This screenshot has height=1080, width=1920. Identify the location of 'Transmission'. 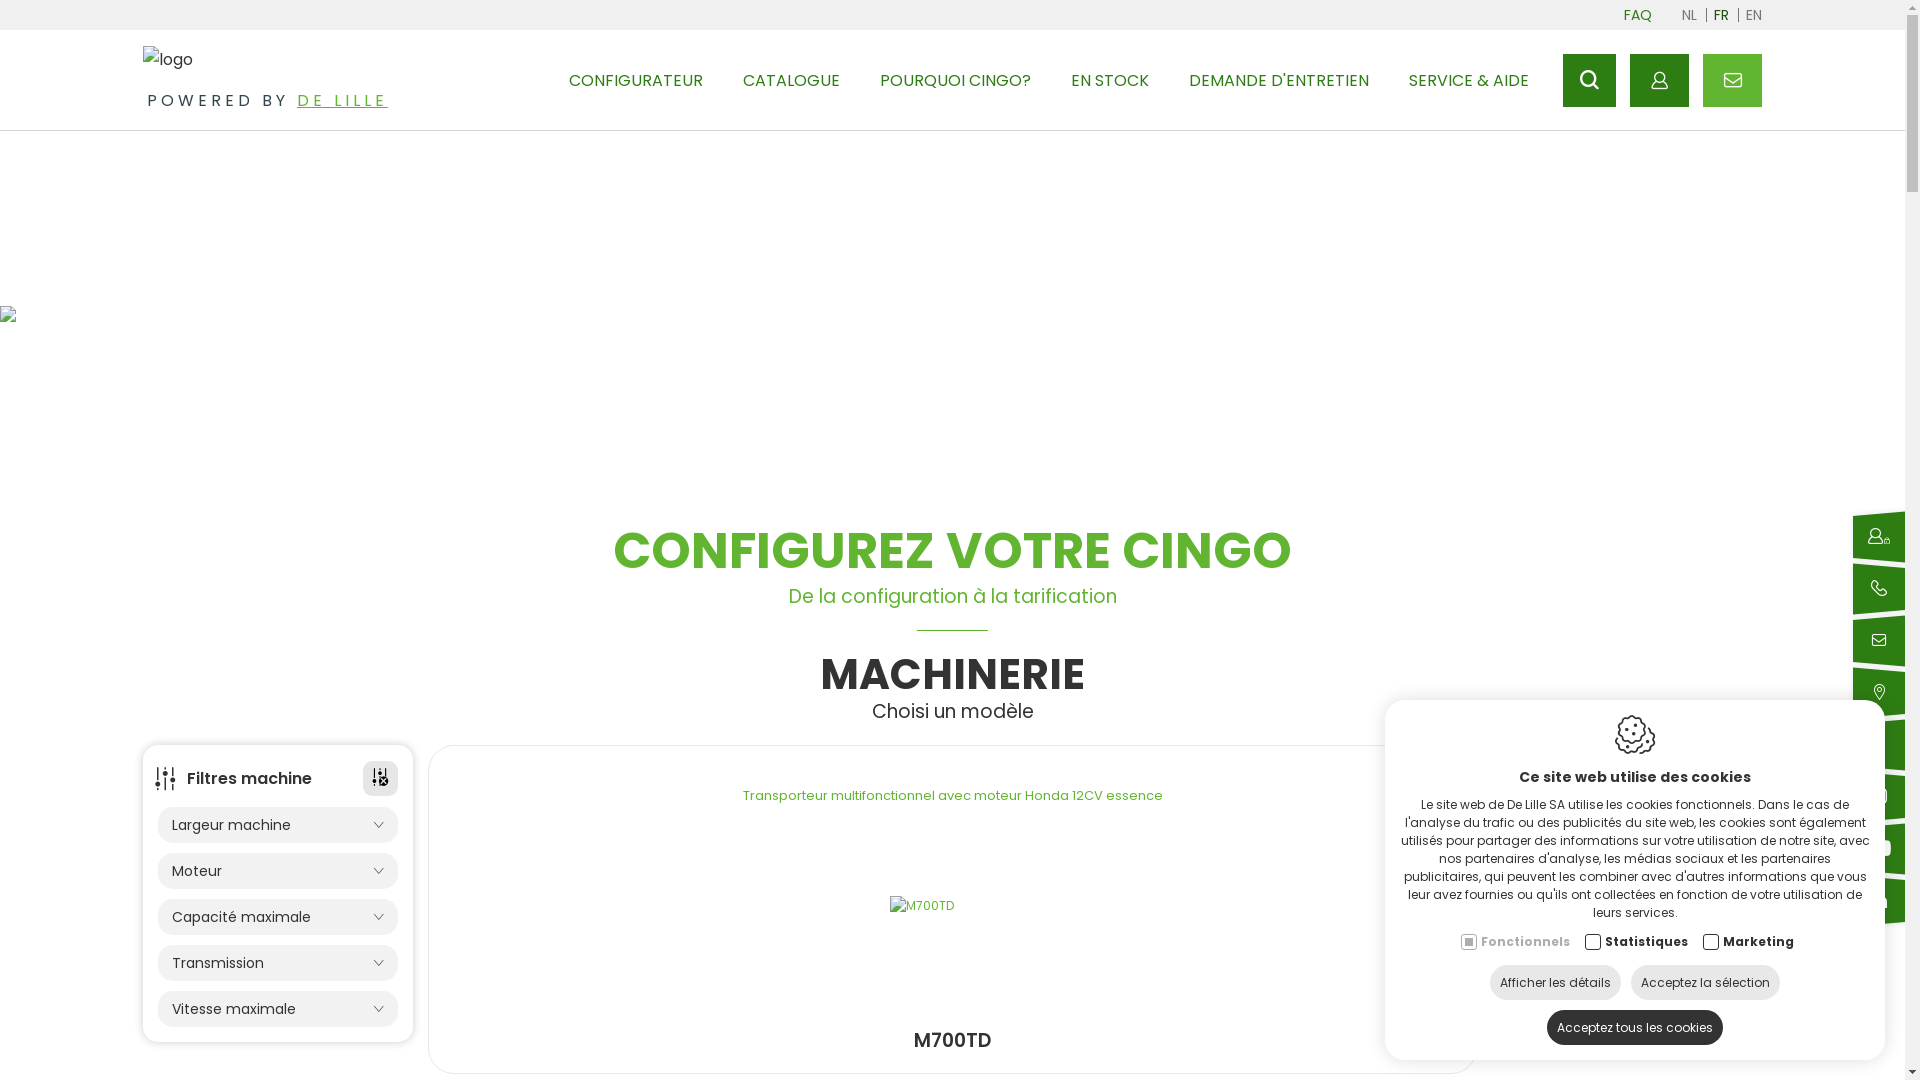
(277, 962).